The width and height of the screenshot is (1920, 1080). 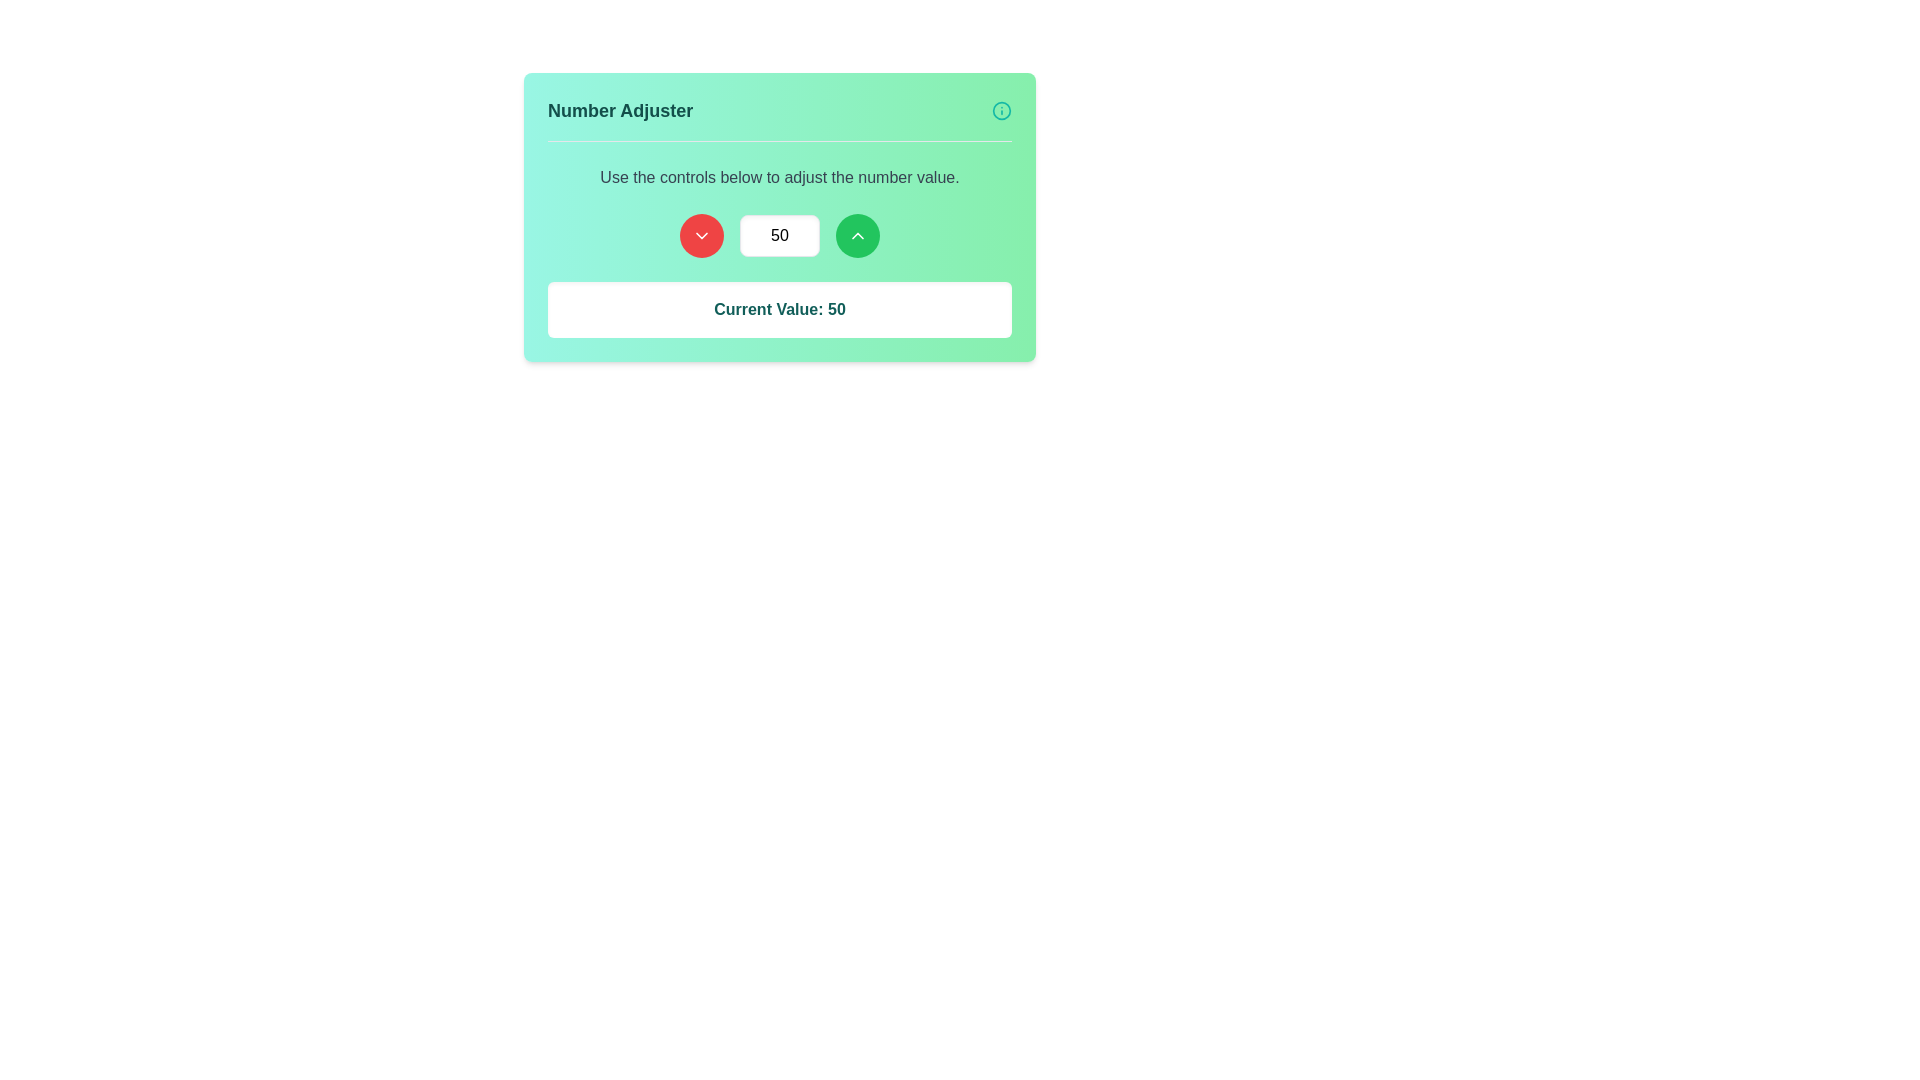 What do you see at coordinates (778, 234) in the screenshot?
I see `the increment button of the 'Number Adjuster' control group to increase the displayed numerical value` at bounding box center [778, 234].